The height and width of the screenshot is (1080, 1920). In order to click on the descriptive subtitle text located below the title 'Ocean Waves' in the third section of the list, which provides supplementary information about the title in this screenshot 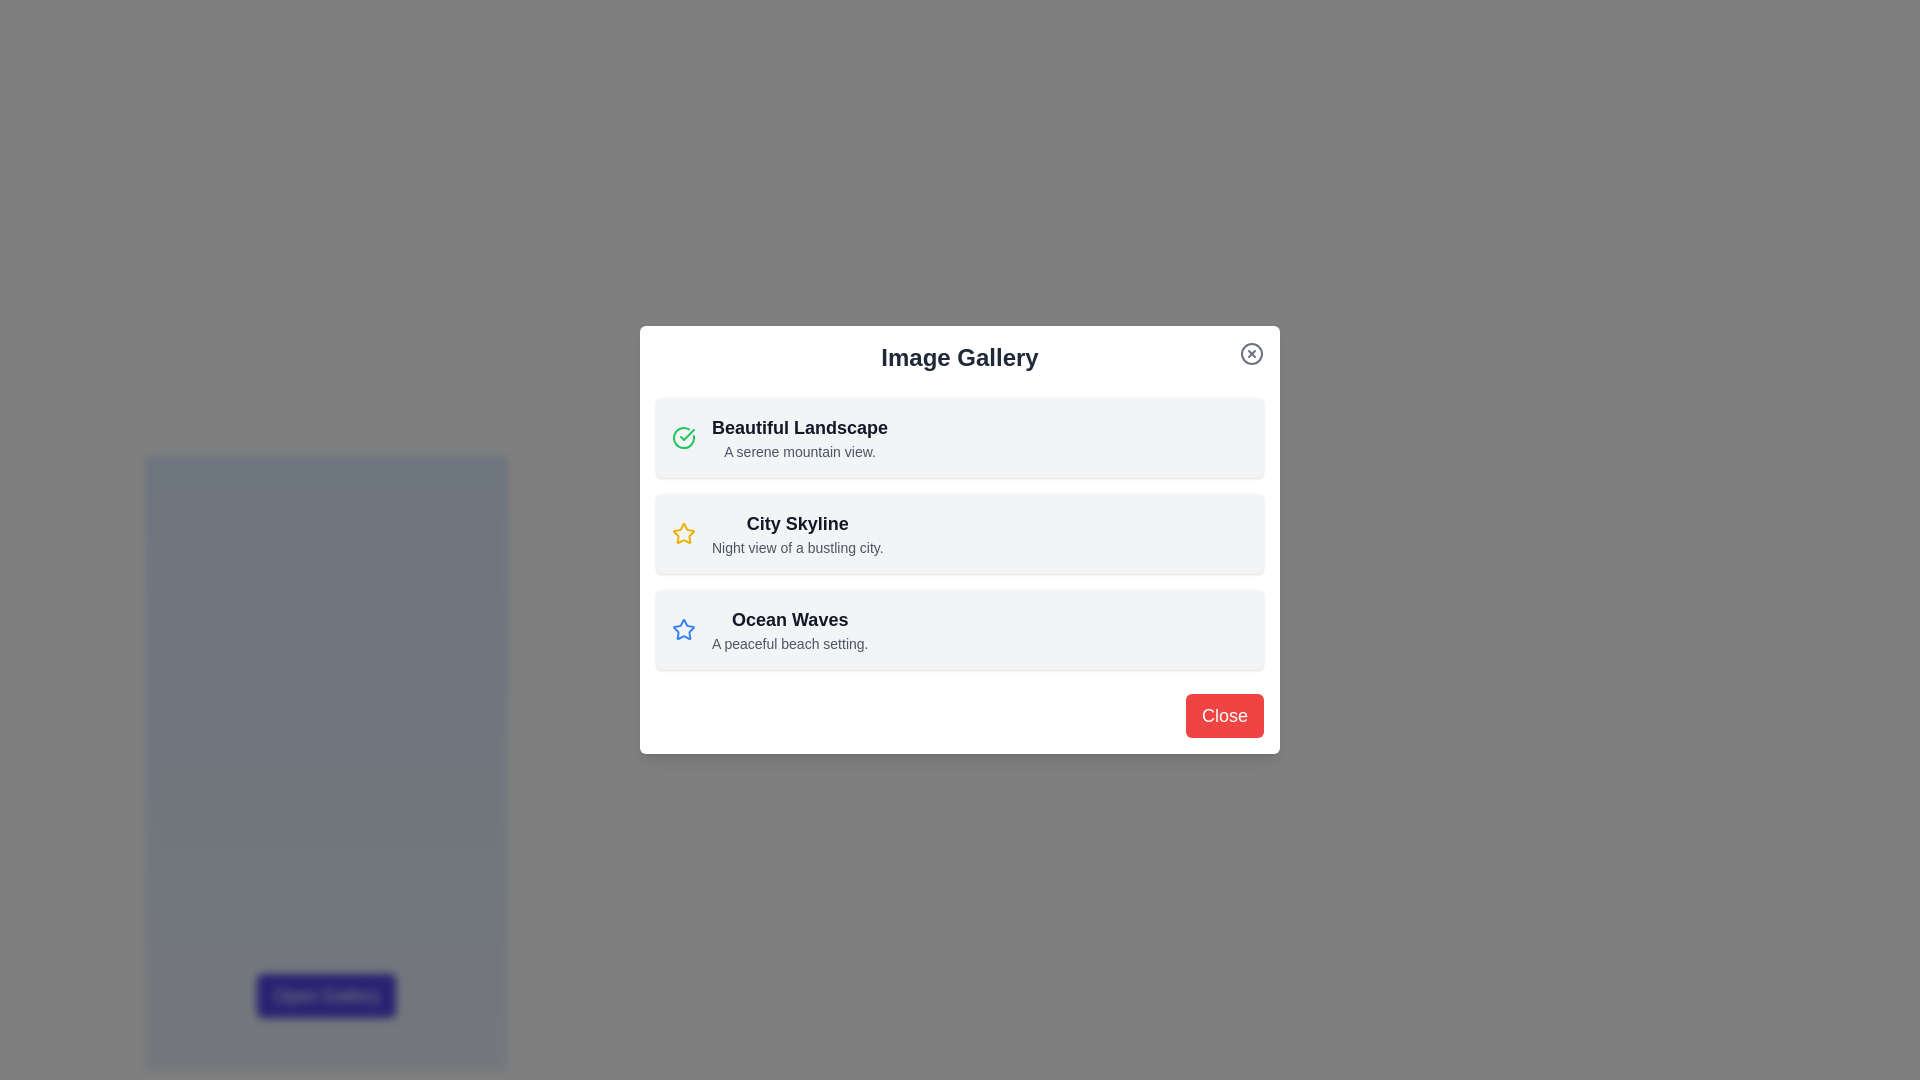, I will do `click(789, 644)`.